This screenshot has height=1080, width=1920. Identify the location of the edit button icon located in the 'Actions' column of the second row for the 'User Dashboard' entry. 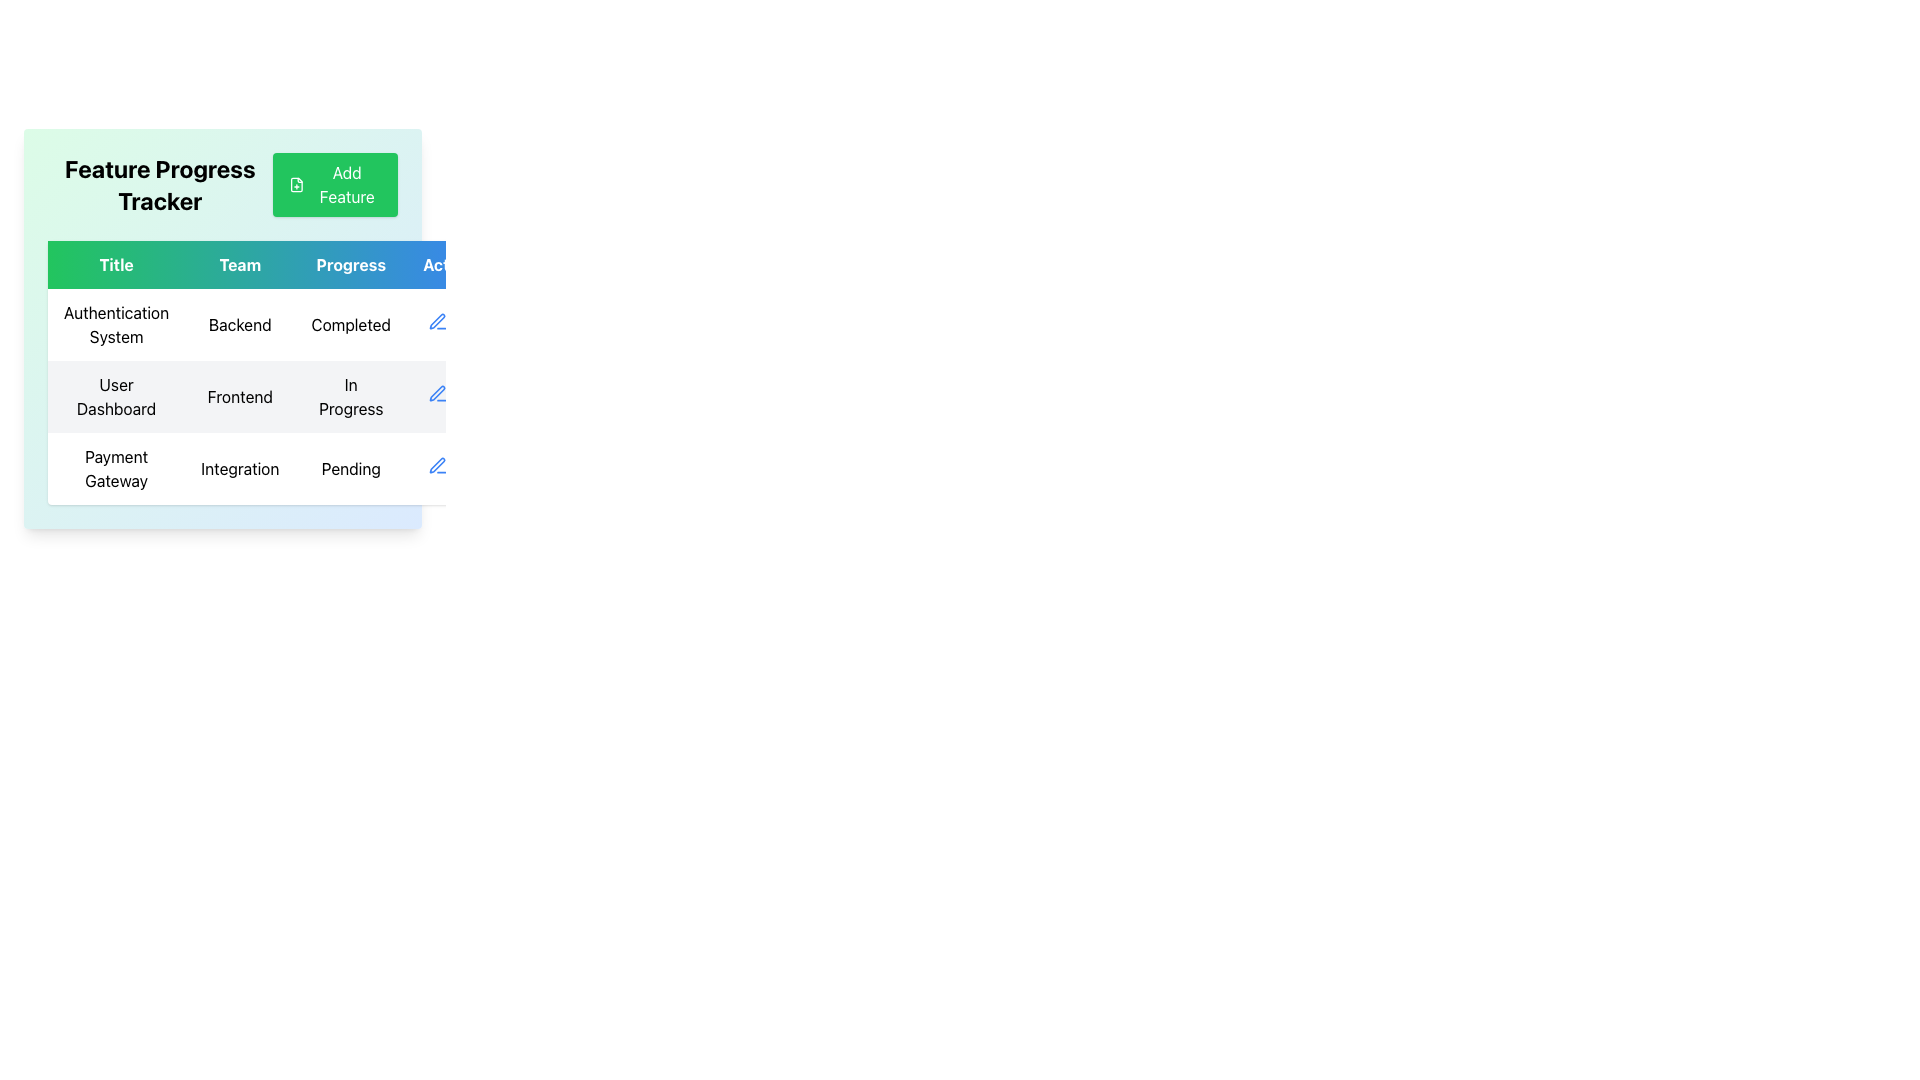
(437, 320).